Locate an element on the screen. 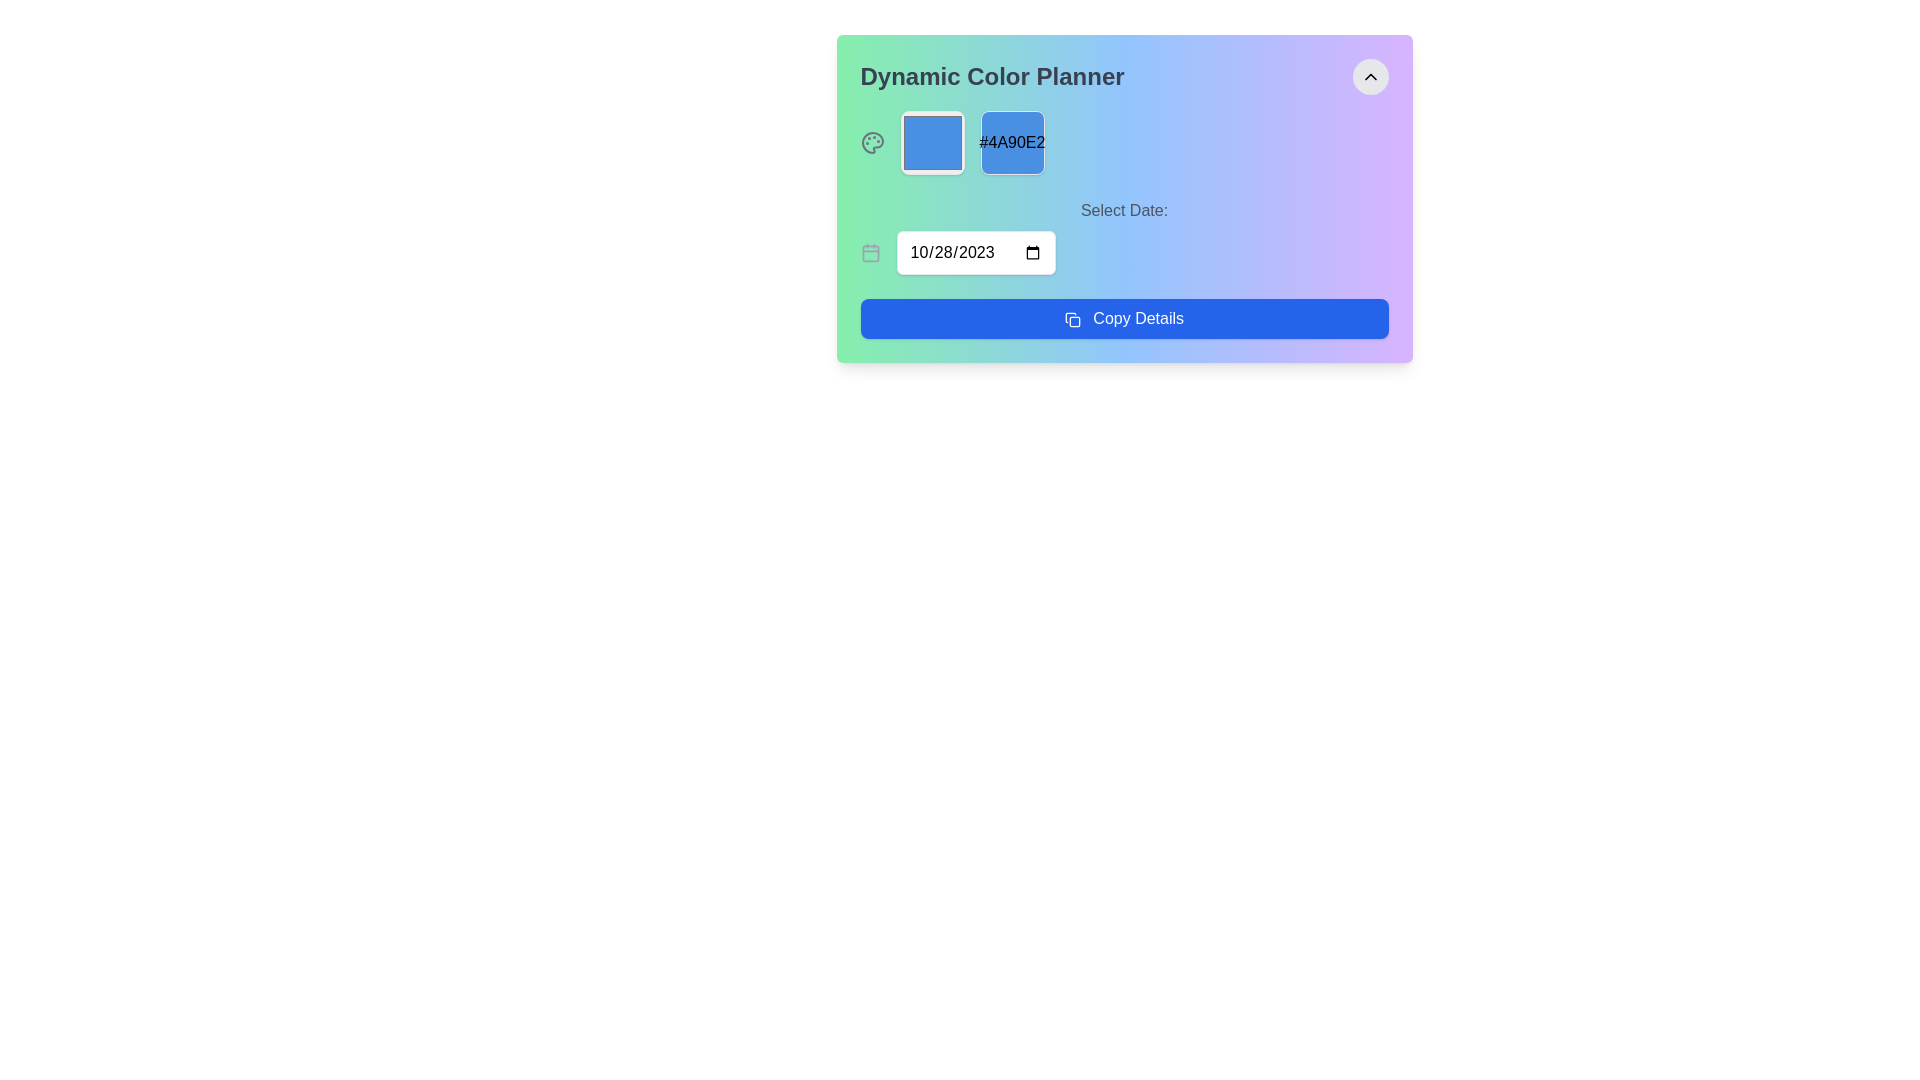 The image size is (1920, 1080). the calendar icon with a gray outline, located to the left of the date input field in the 'Dynamic Color Planner' card layout is located at coordinates (870, 252).